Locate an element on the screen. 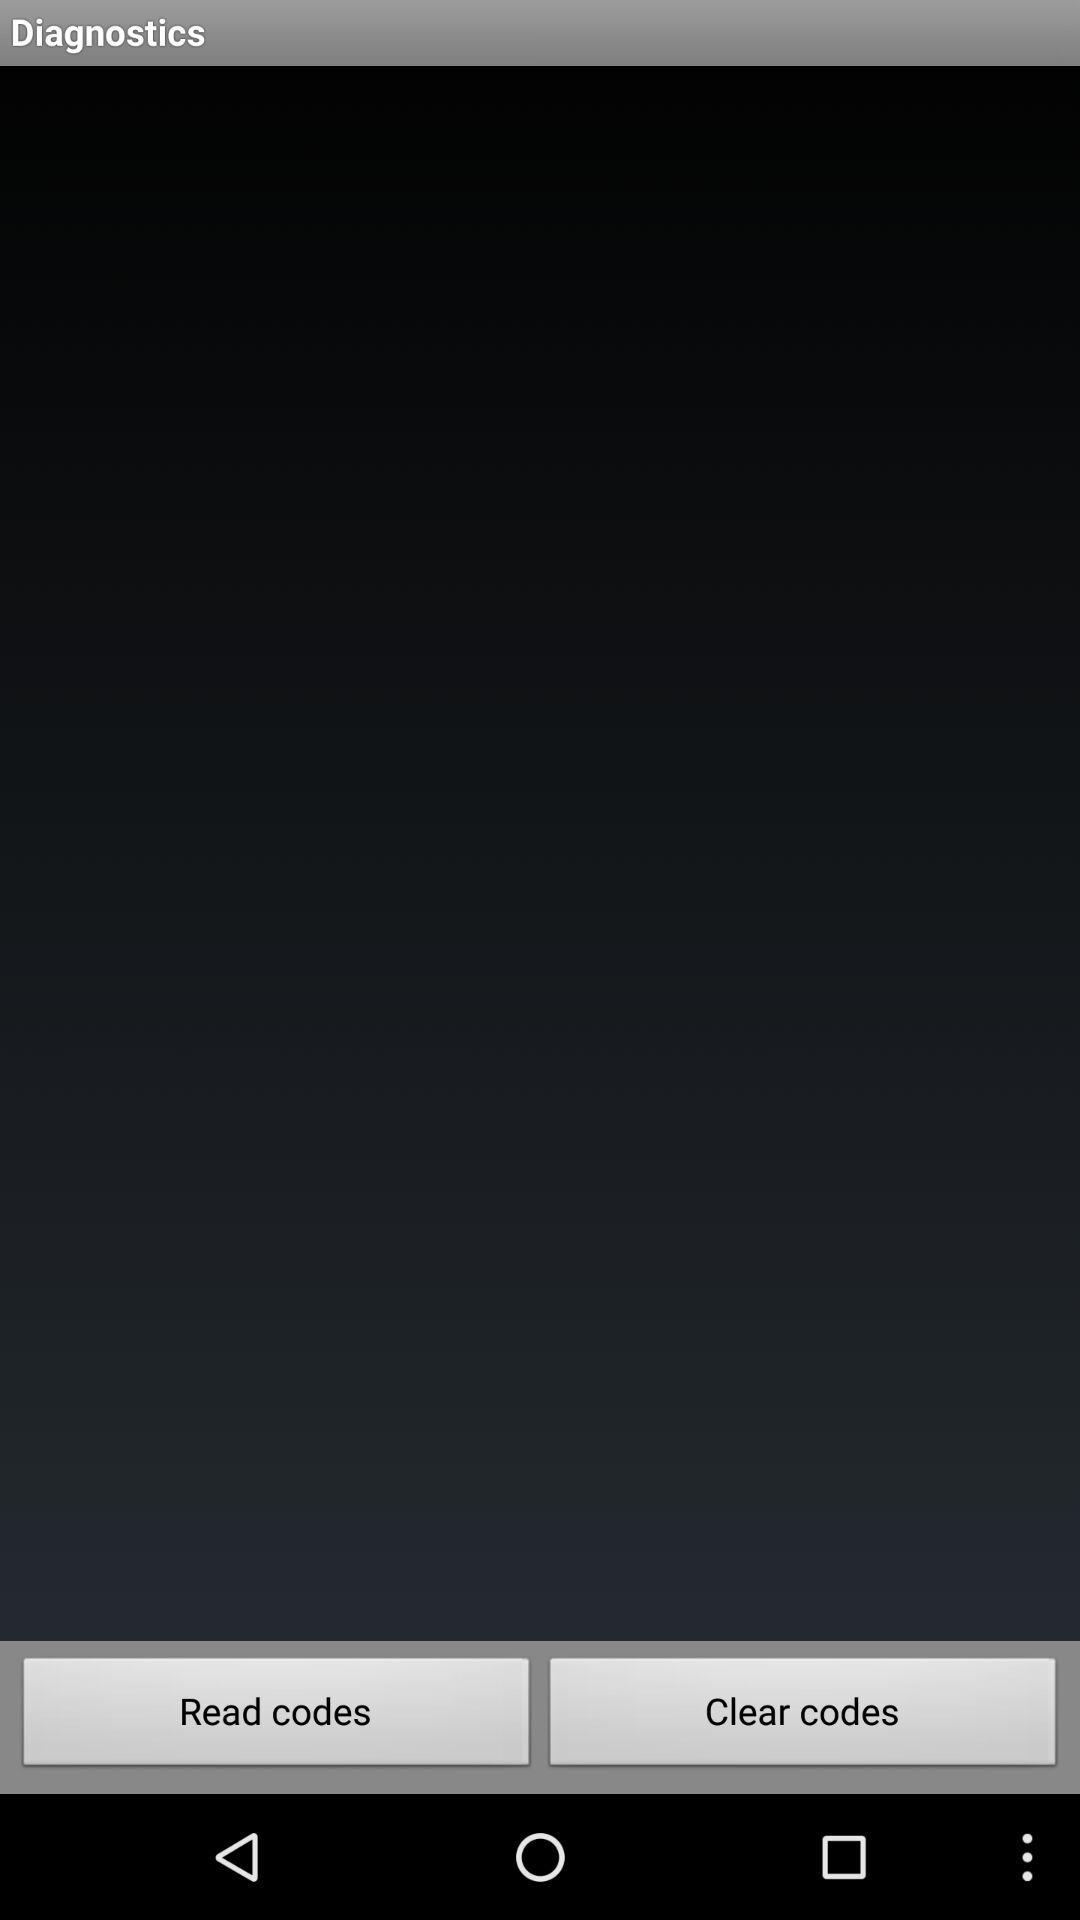 Image resolution: width=1080 pixels, height=1920 pixels. the item next to the clear codes button is located at coordinates (276, 1716).